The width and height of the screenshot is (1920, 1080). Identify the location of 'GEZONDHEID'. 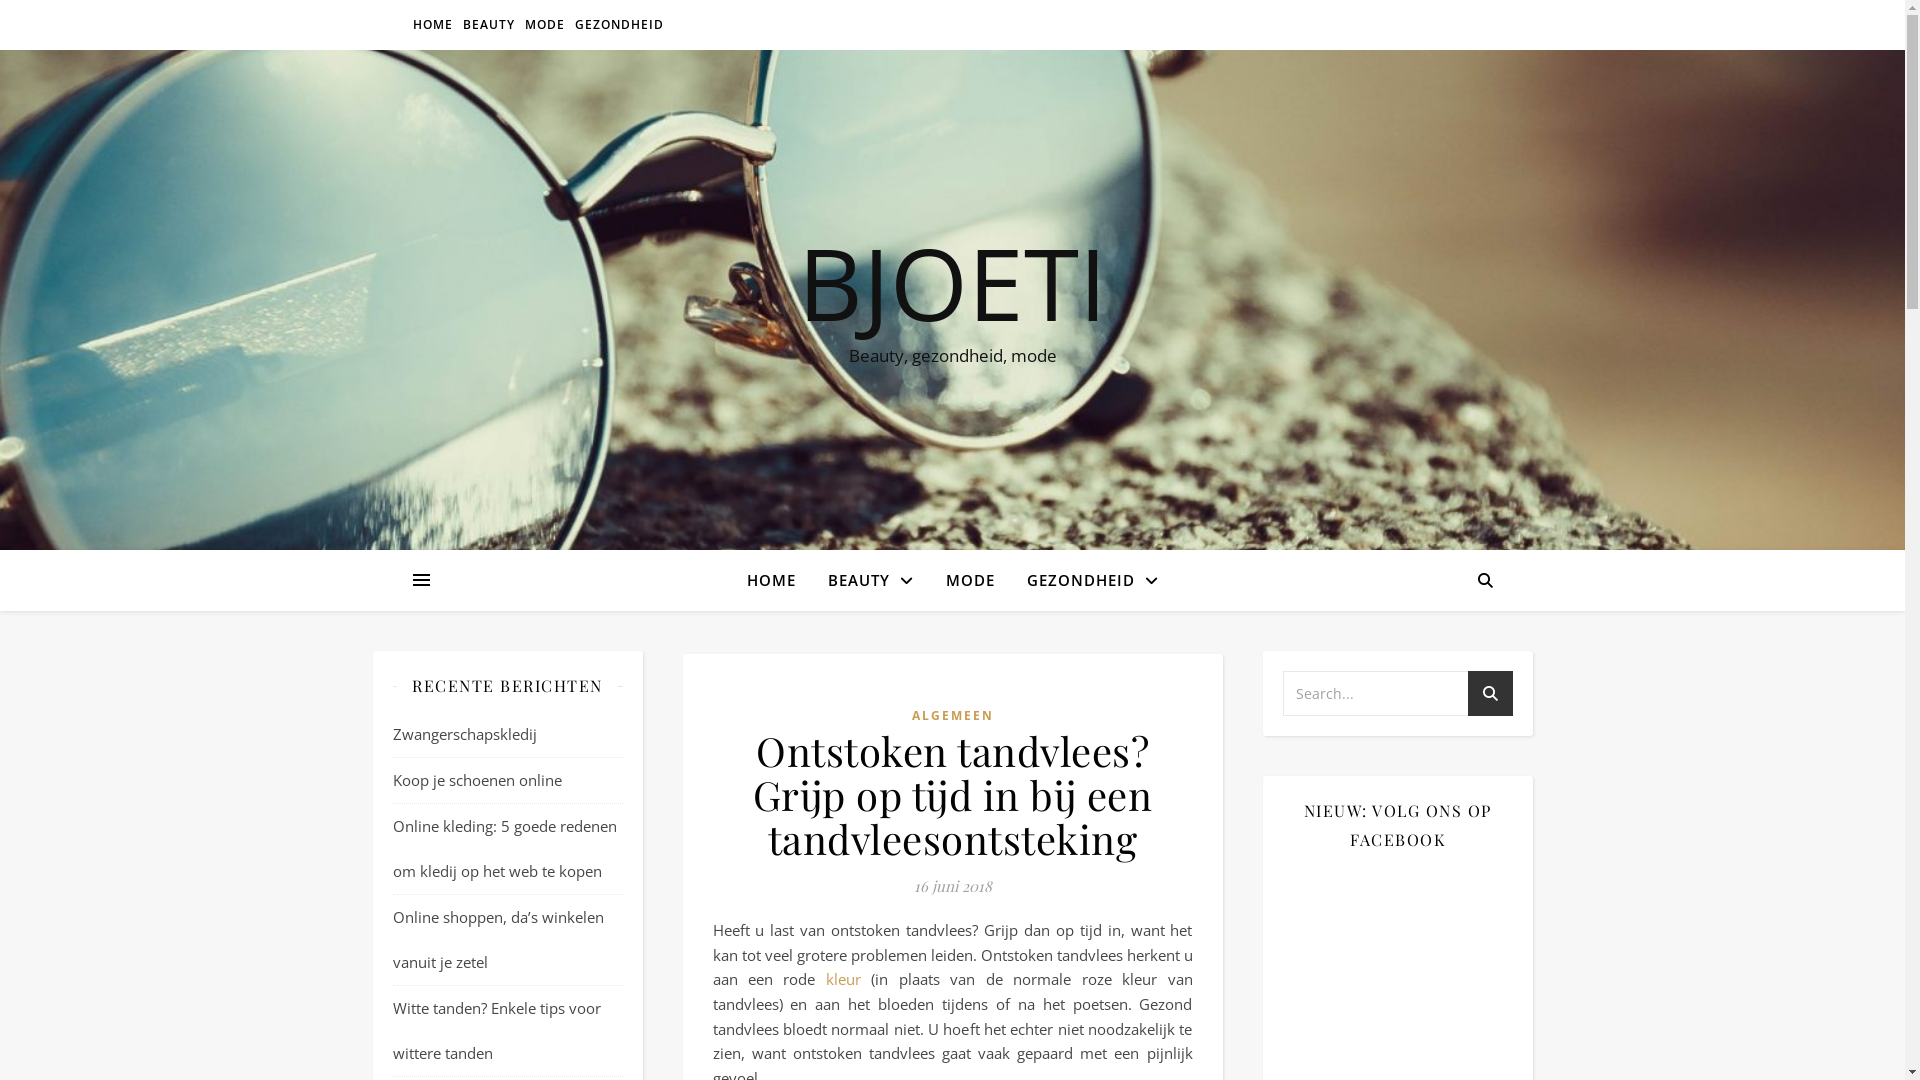
(616, 24).